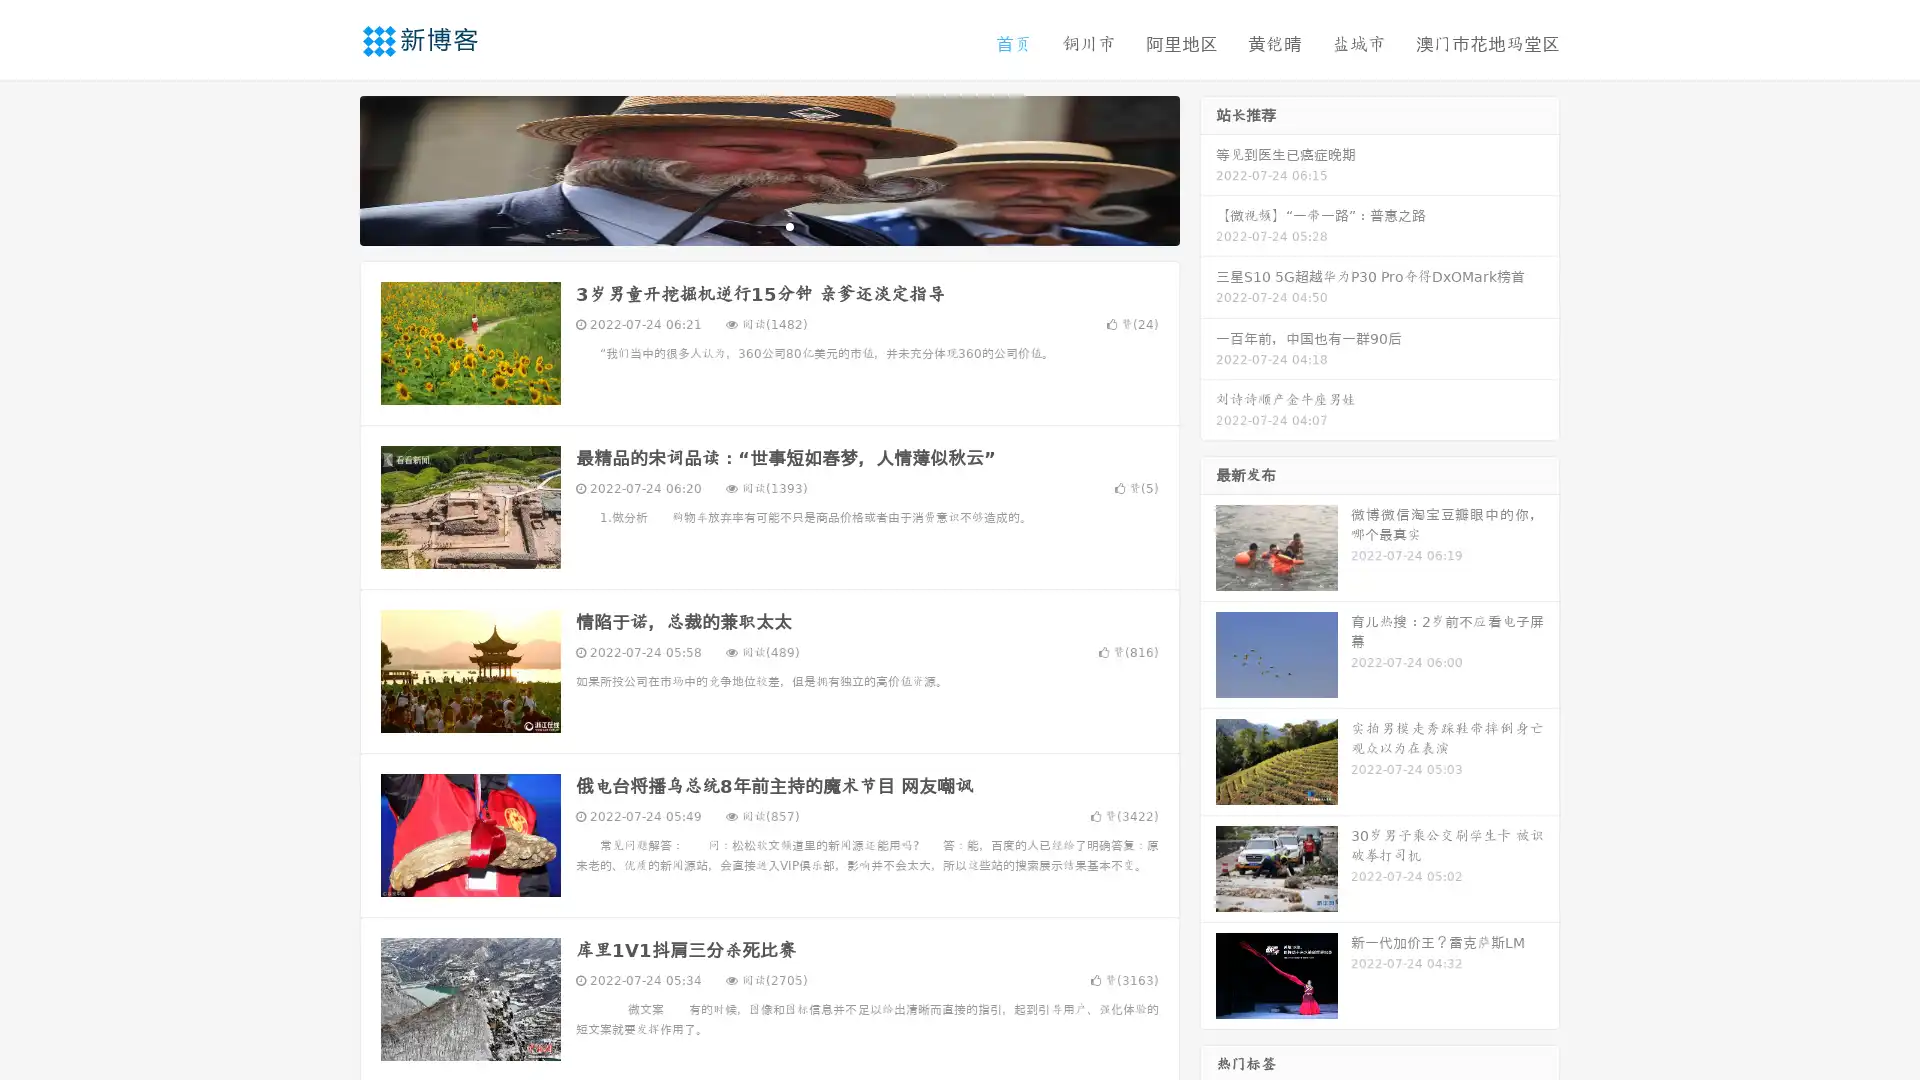  Describe the element at coordinates (768, 225) in the screenshot. I see `Go to slide 2` at that location.